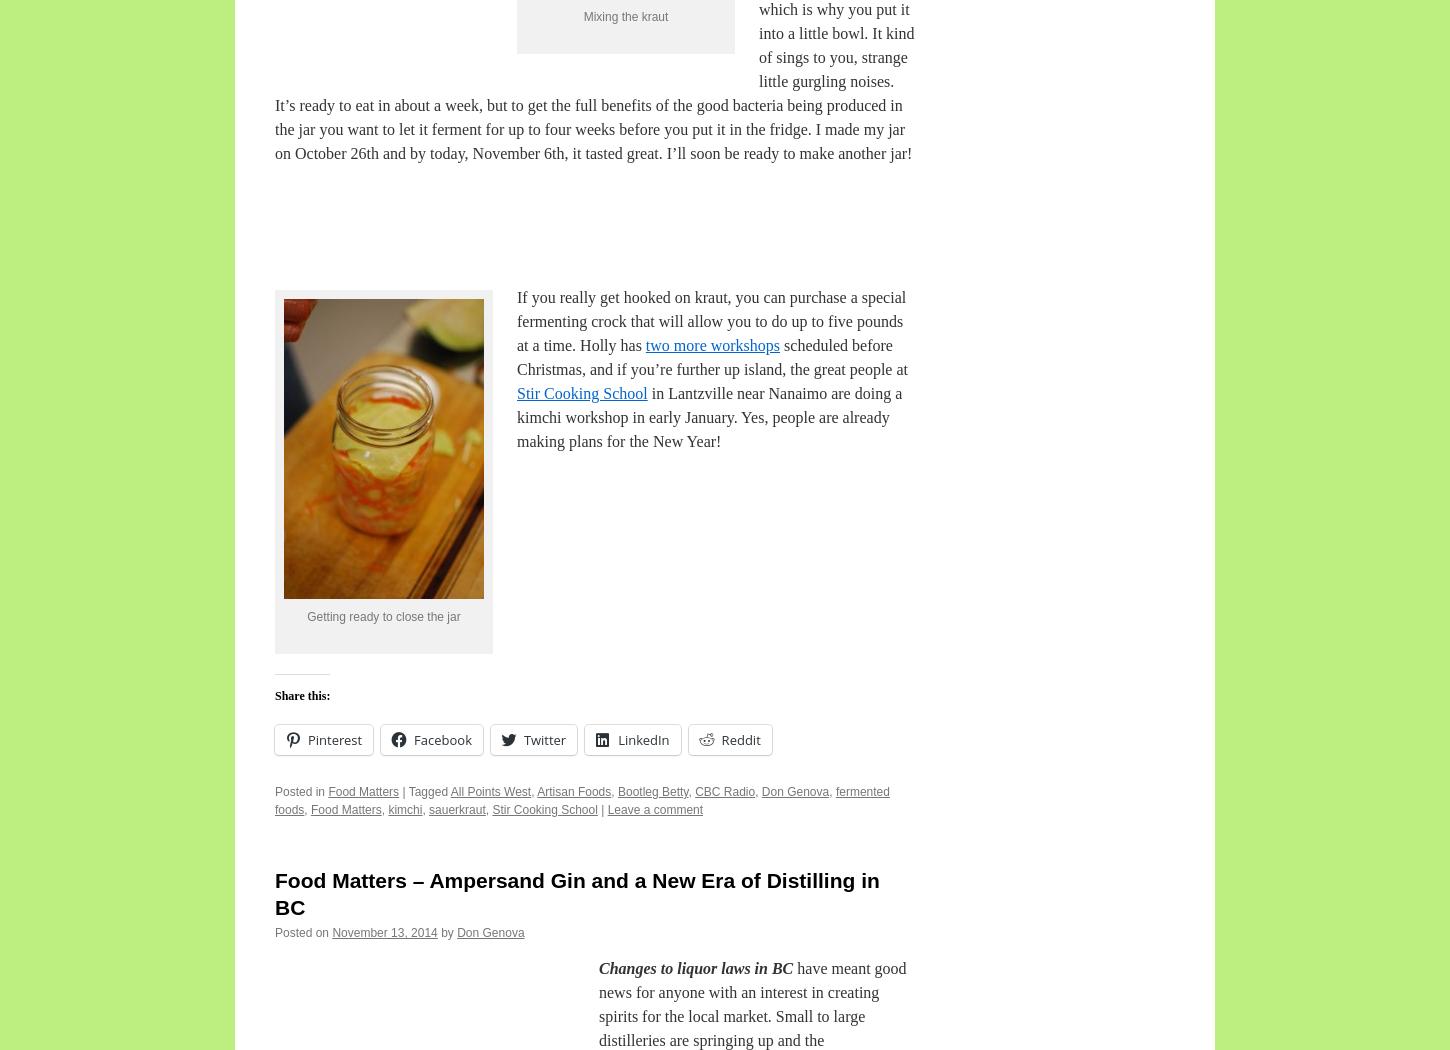 The width and height of the screenshot is (1450, 1050). What do you see at coordinates (711, 355) in the screenshot?
I see `'scheduled before Christmas, and if you’re further up island, the great people at'` at bounding box center [711, 355].